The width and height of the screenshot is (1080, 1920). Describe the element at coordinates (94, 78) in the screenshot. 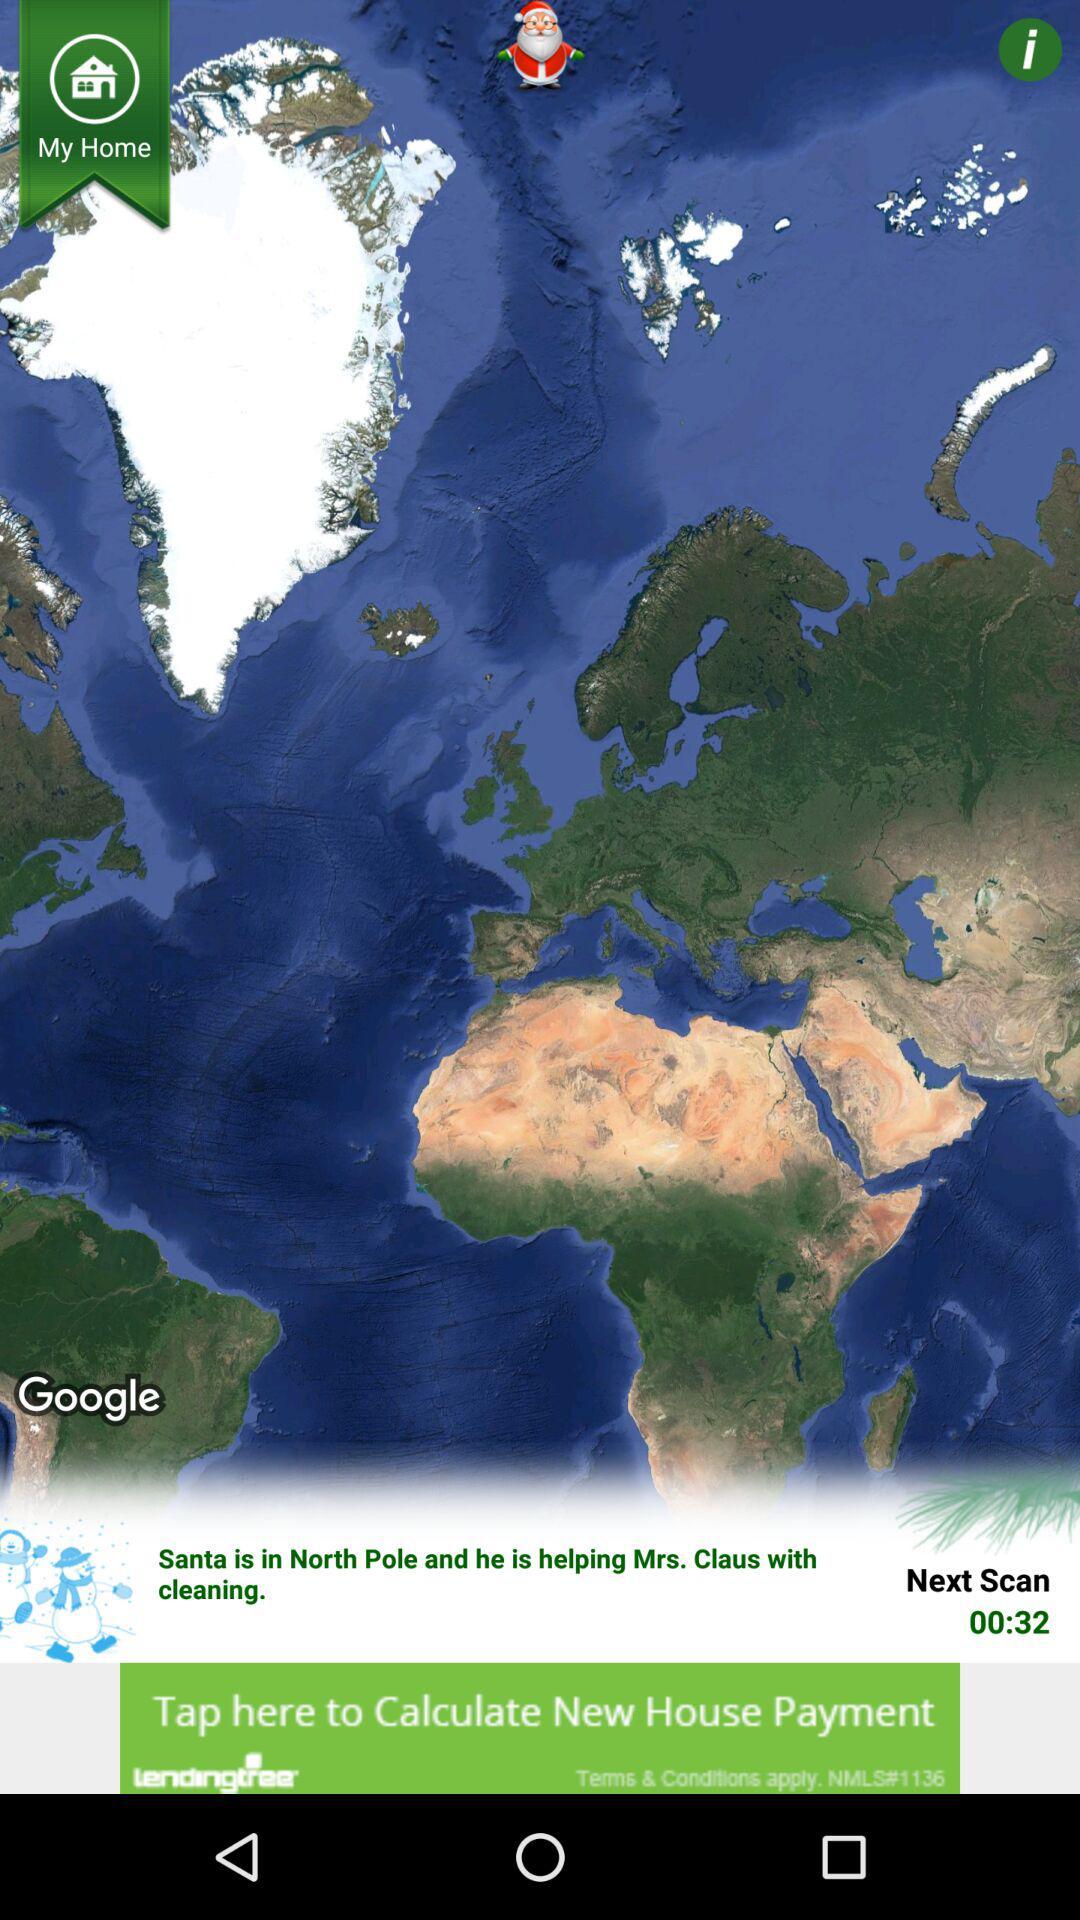

I see `click home icon` at that location.